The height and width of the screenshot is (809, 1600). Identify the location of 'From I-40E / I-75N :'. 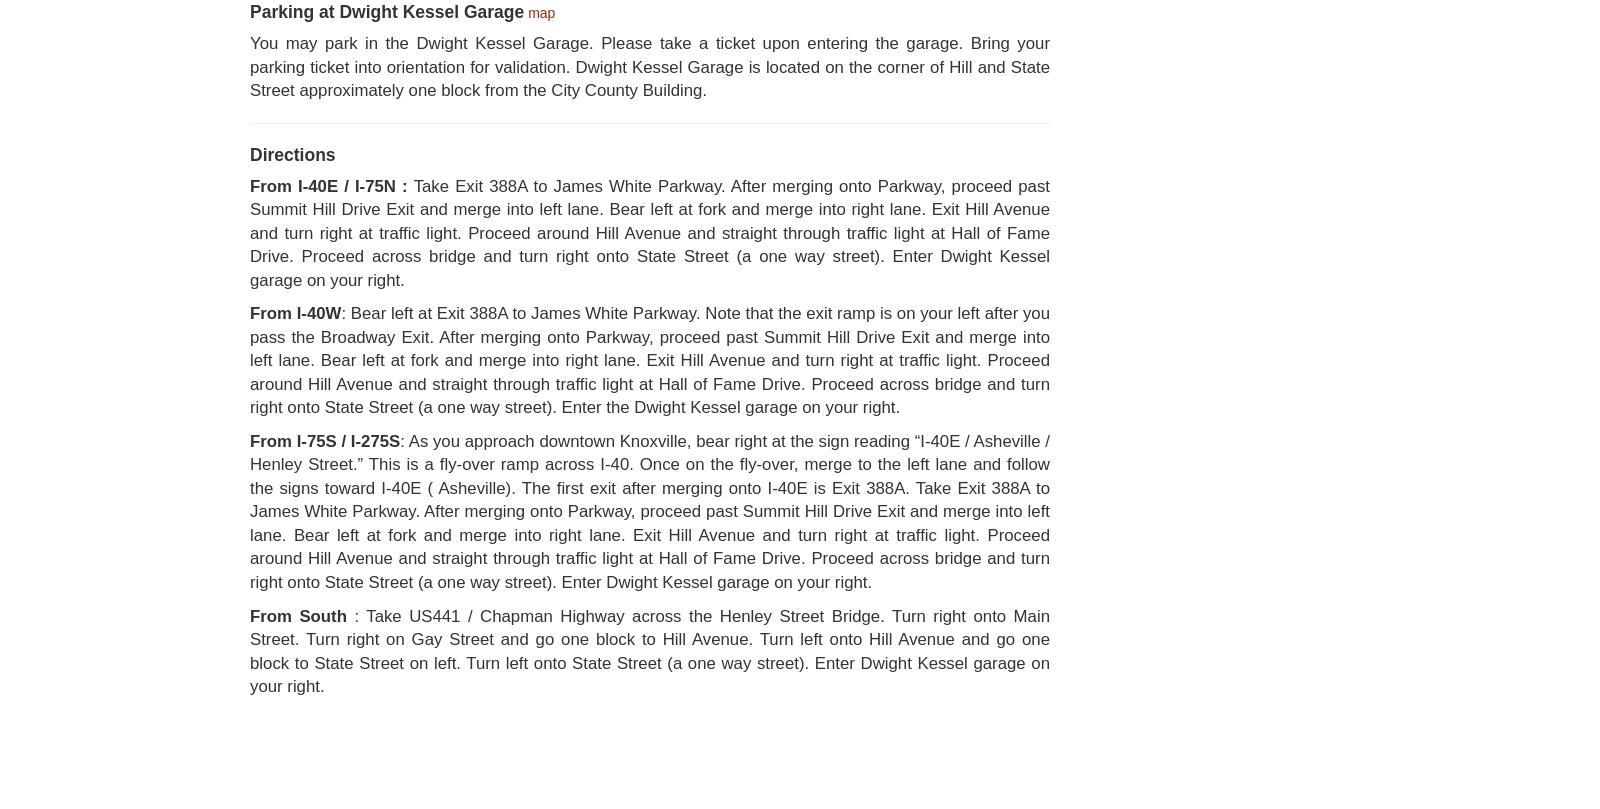
(249, 184).